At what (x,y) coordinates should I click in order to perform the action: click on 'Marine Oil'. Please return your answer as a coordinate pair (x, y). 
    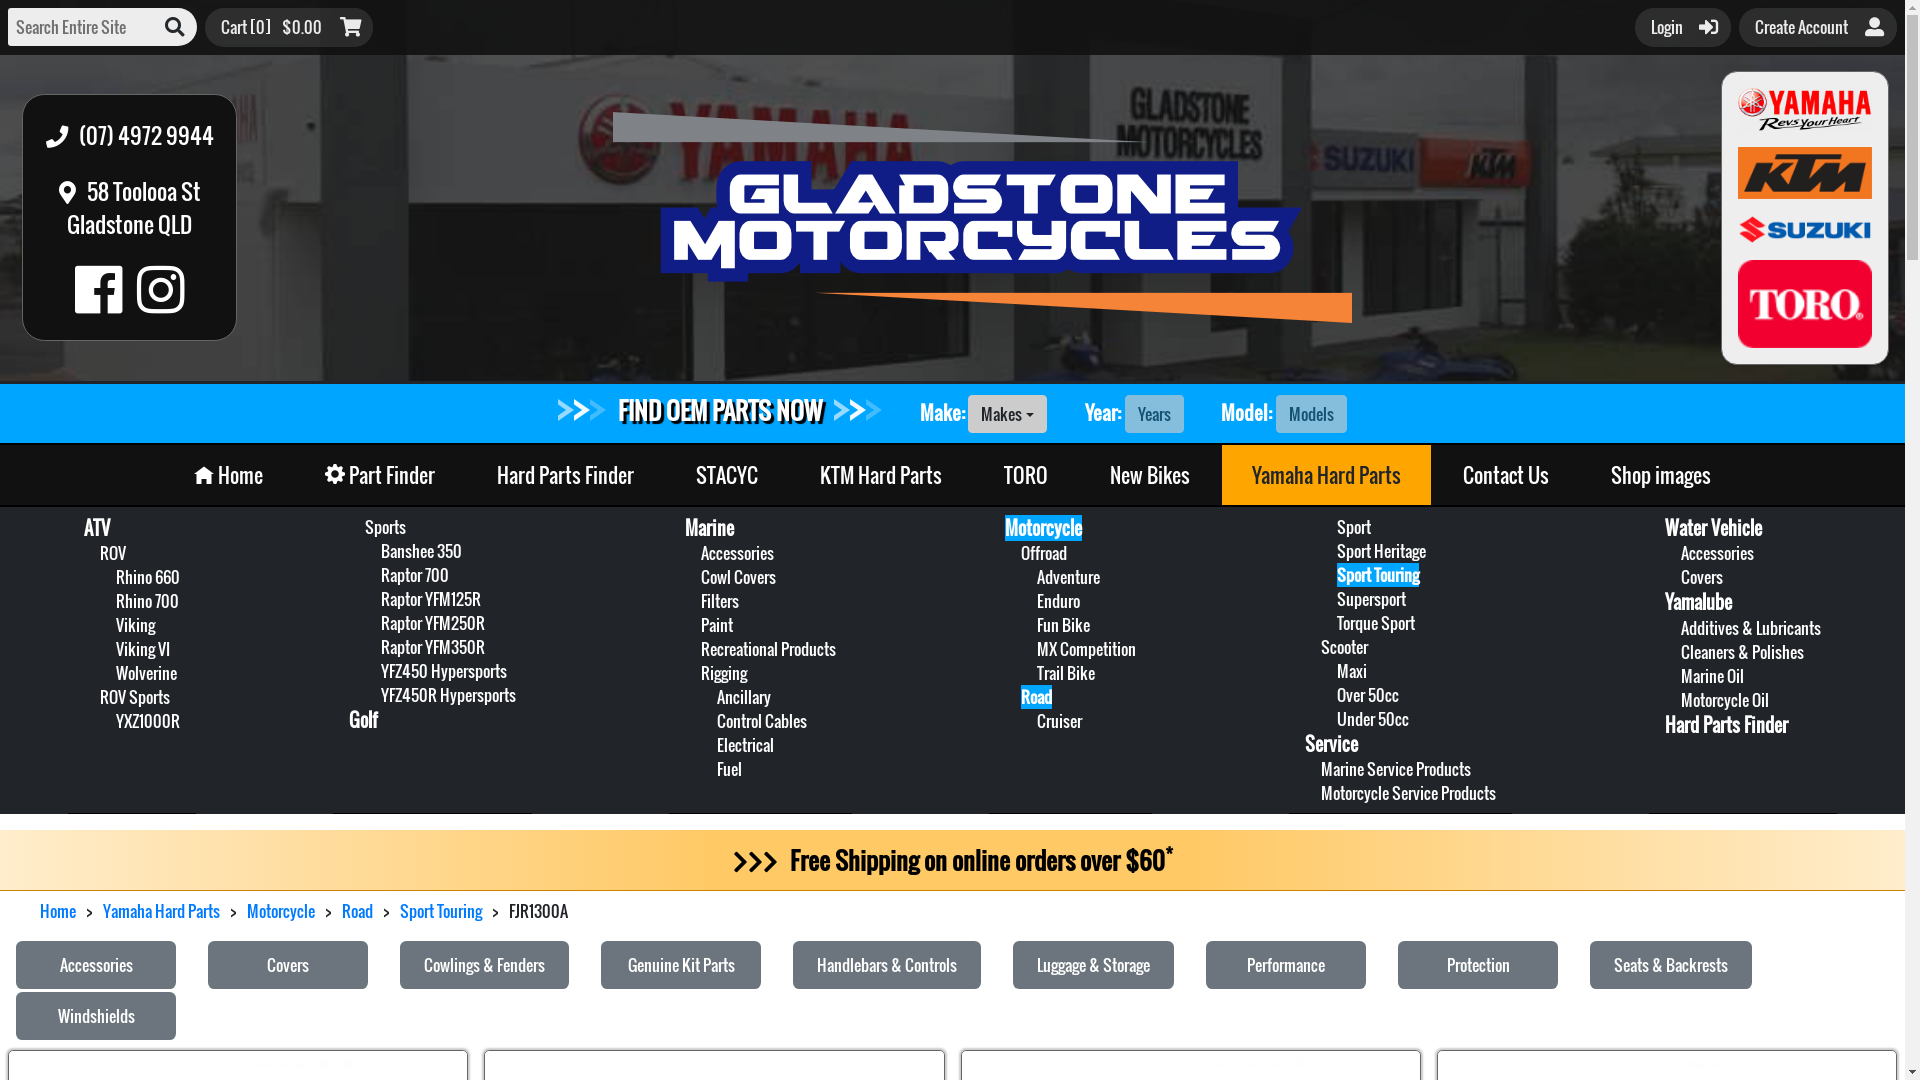
    Looking at the image, I should click on (1711, 675).